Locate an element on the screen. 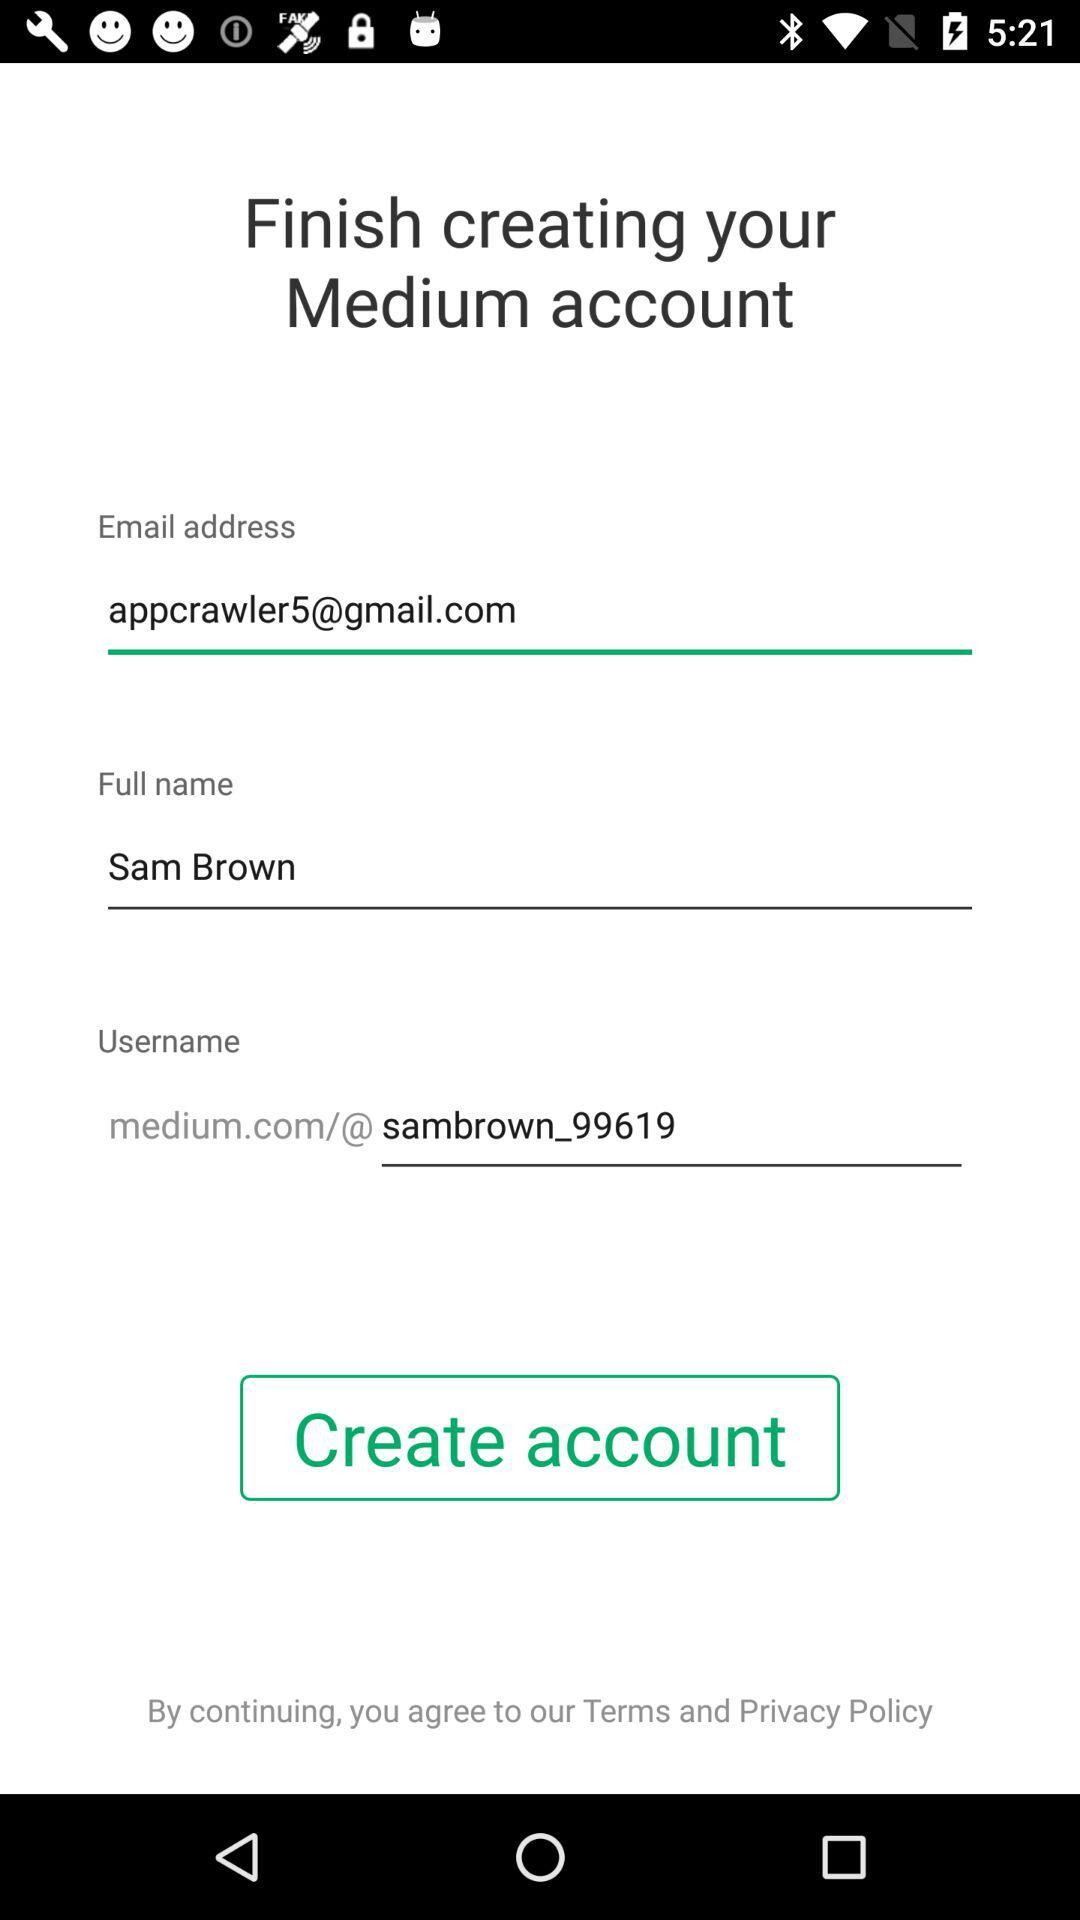 The height and width of the screenshot is (1920, 1080). the sam brown item is located at coordinates (540, 867).